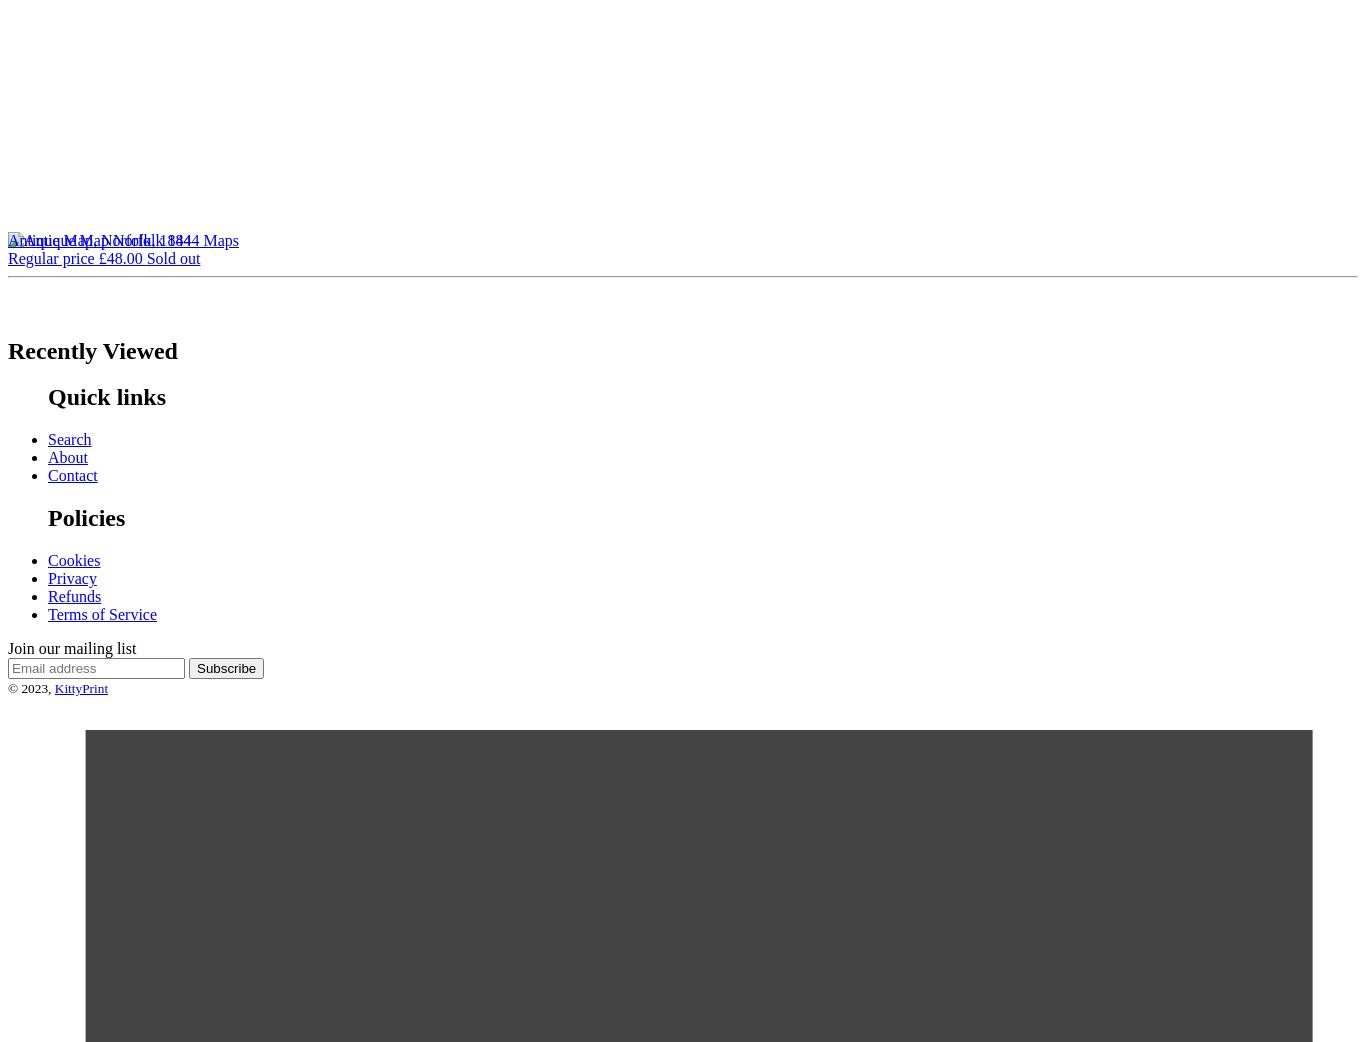 The image size is (1366, 1042). I want to click on 'Contact', so click(72, 475).